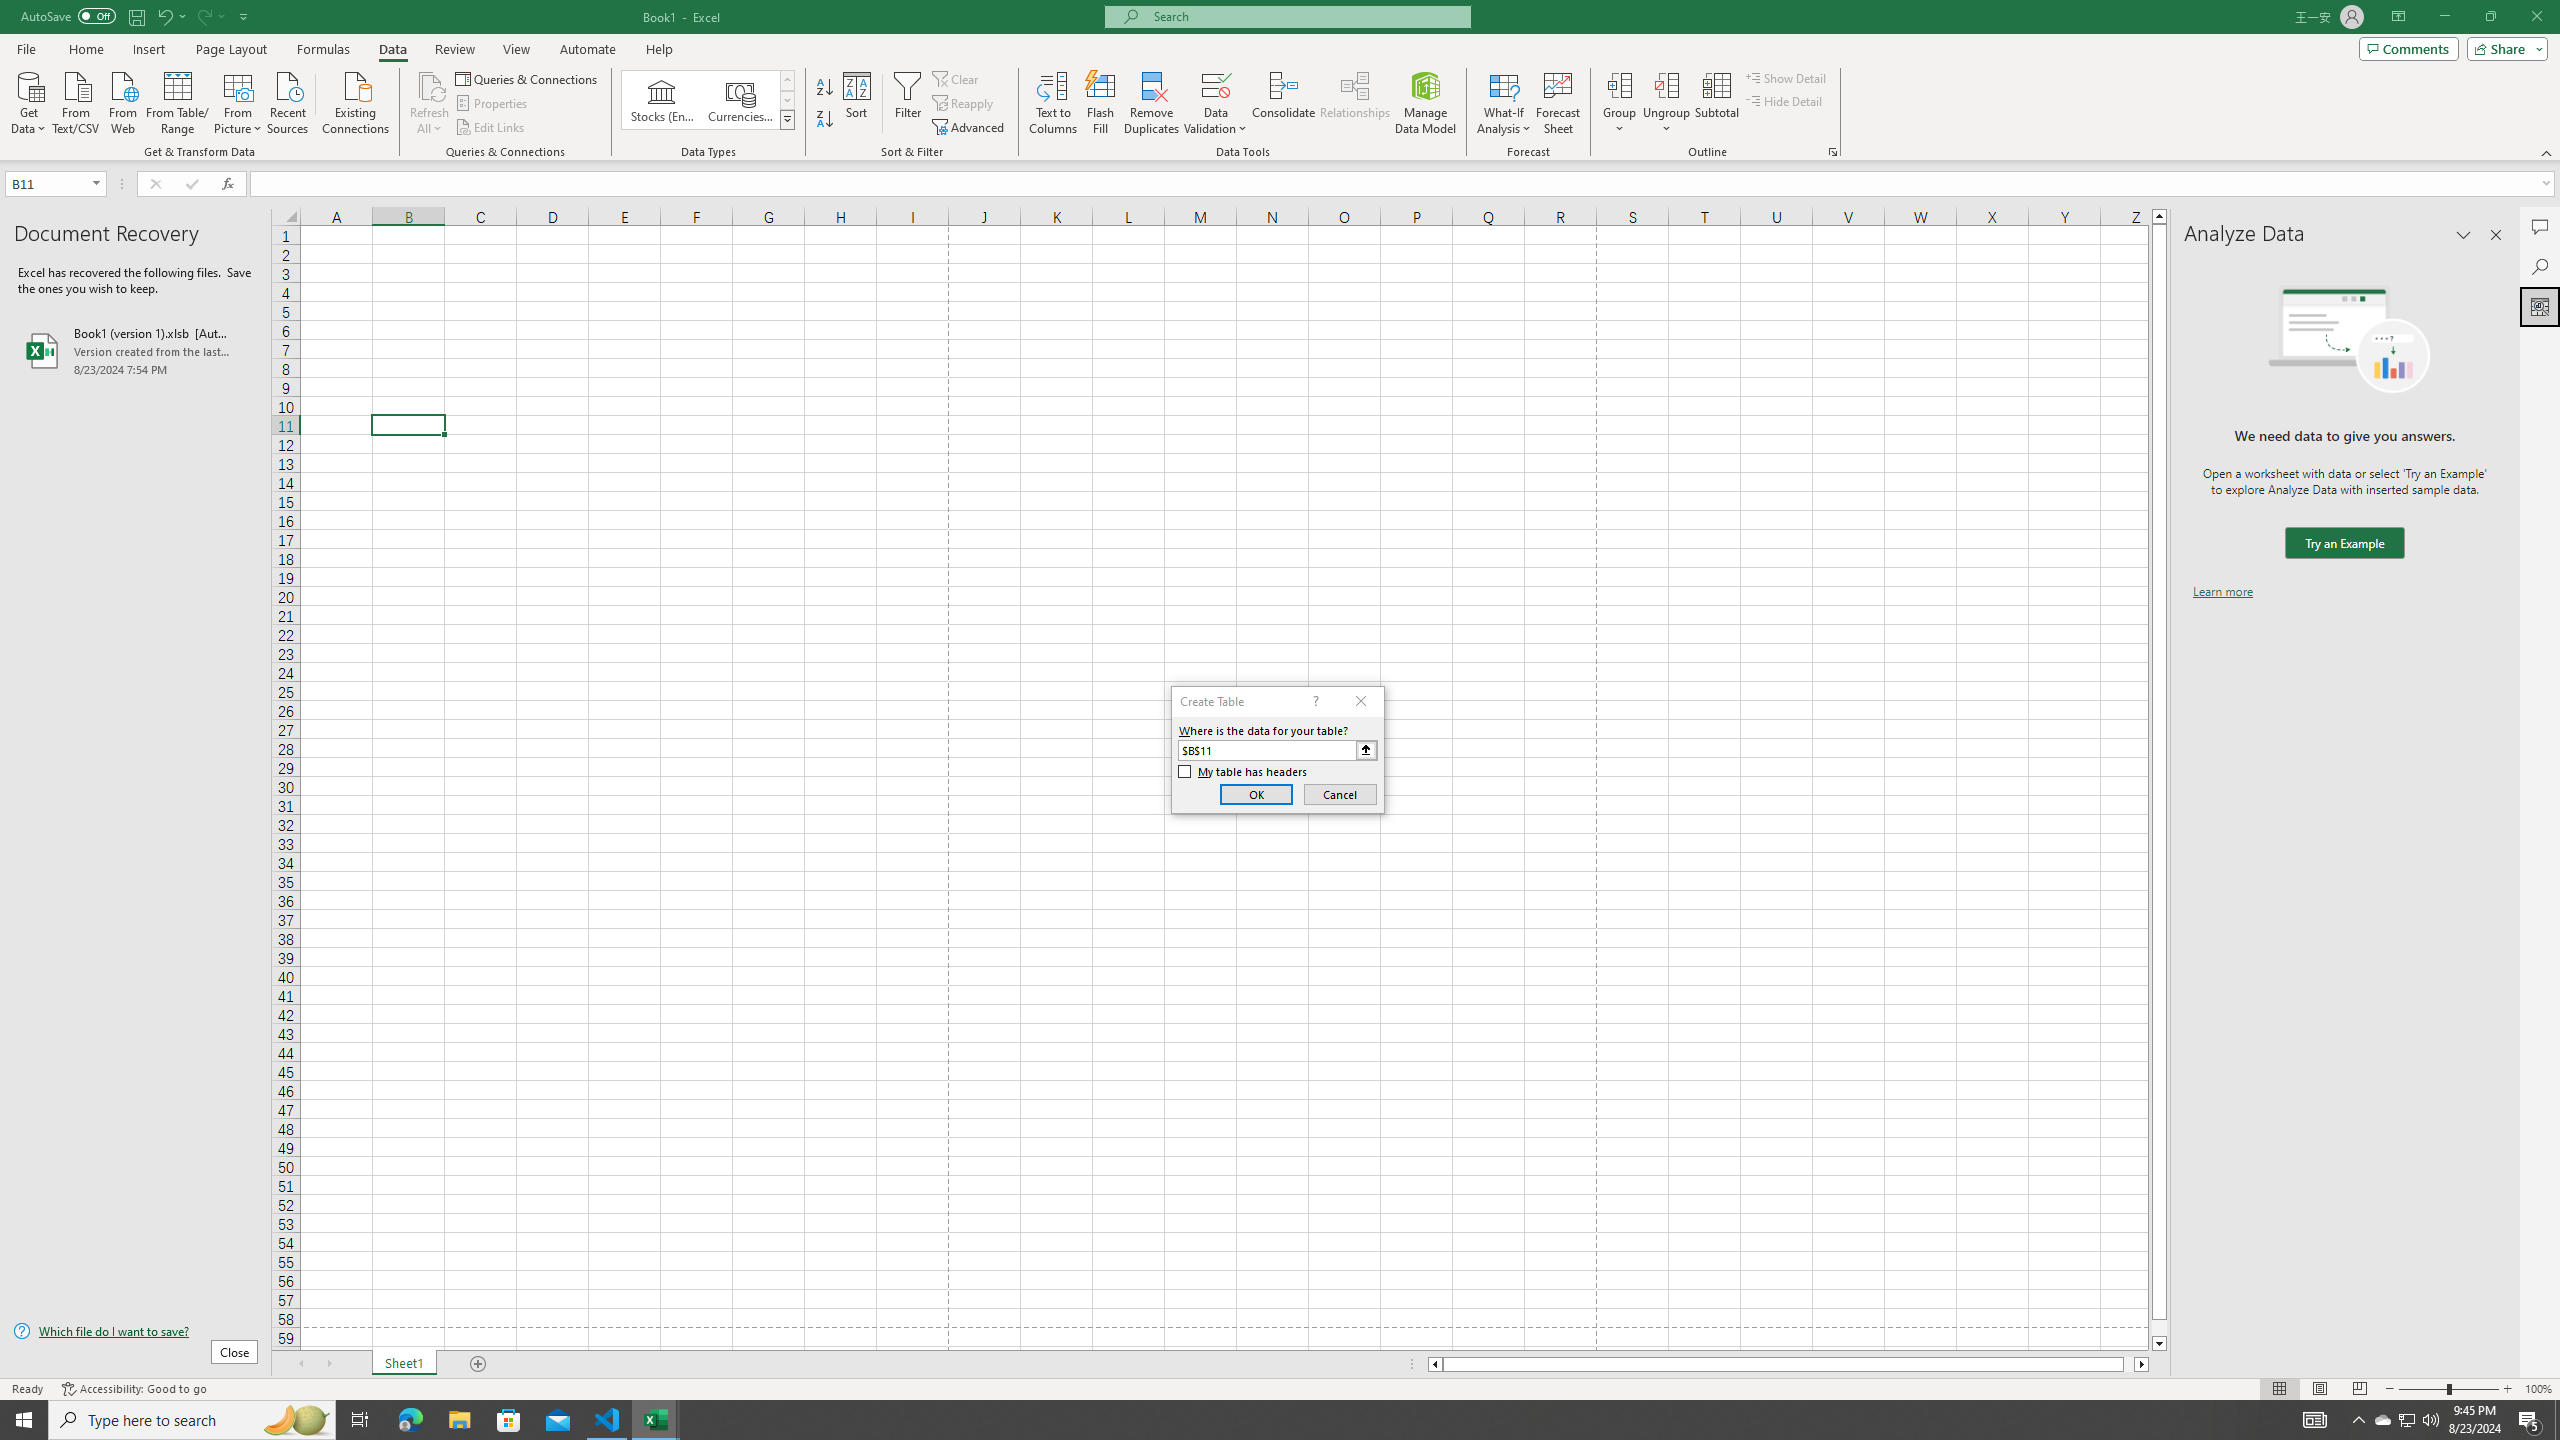  Describe the element at coordinates (1557, 103) in the screenshot. I see `'Forecast Sheet'` at that location.